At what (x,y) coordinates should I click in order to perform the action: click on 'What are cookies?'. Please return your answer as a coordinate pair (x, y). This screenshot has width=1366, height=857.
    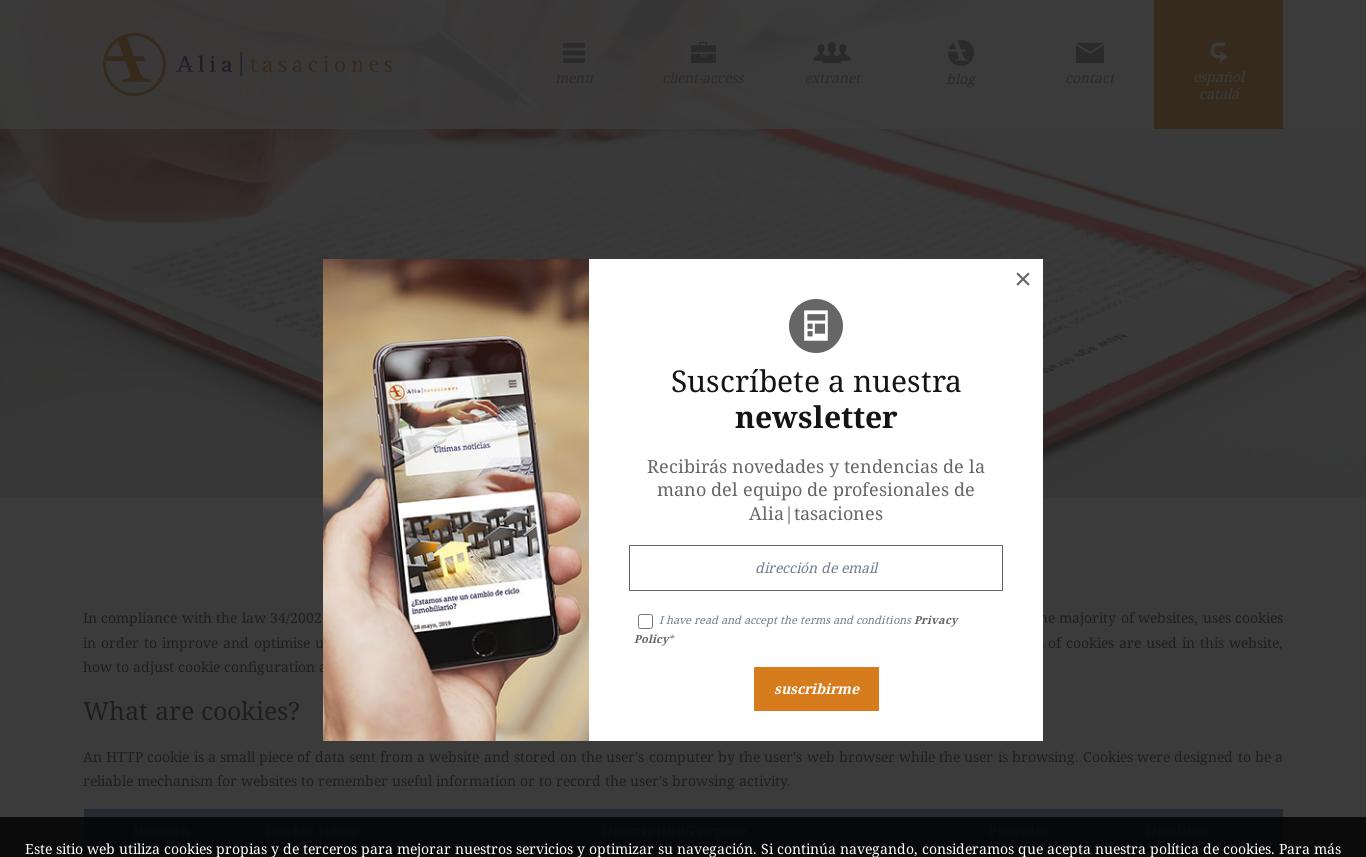
    Looking at the image, I should click on (190, 708).